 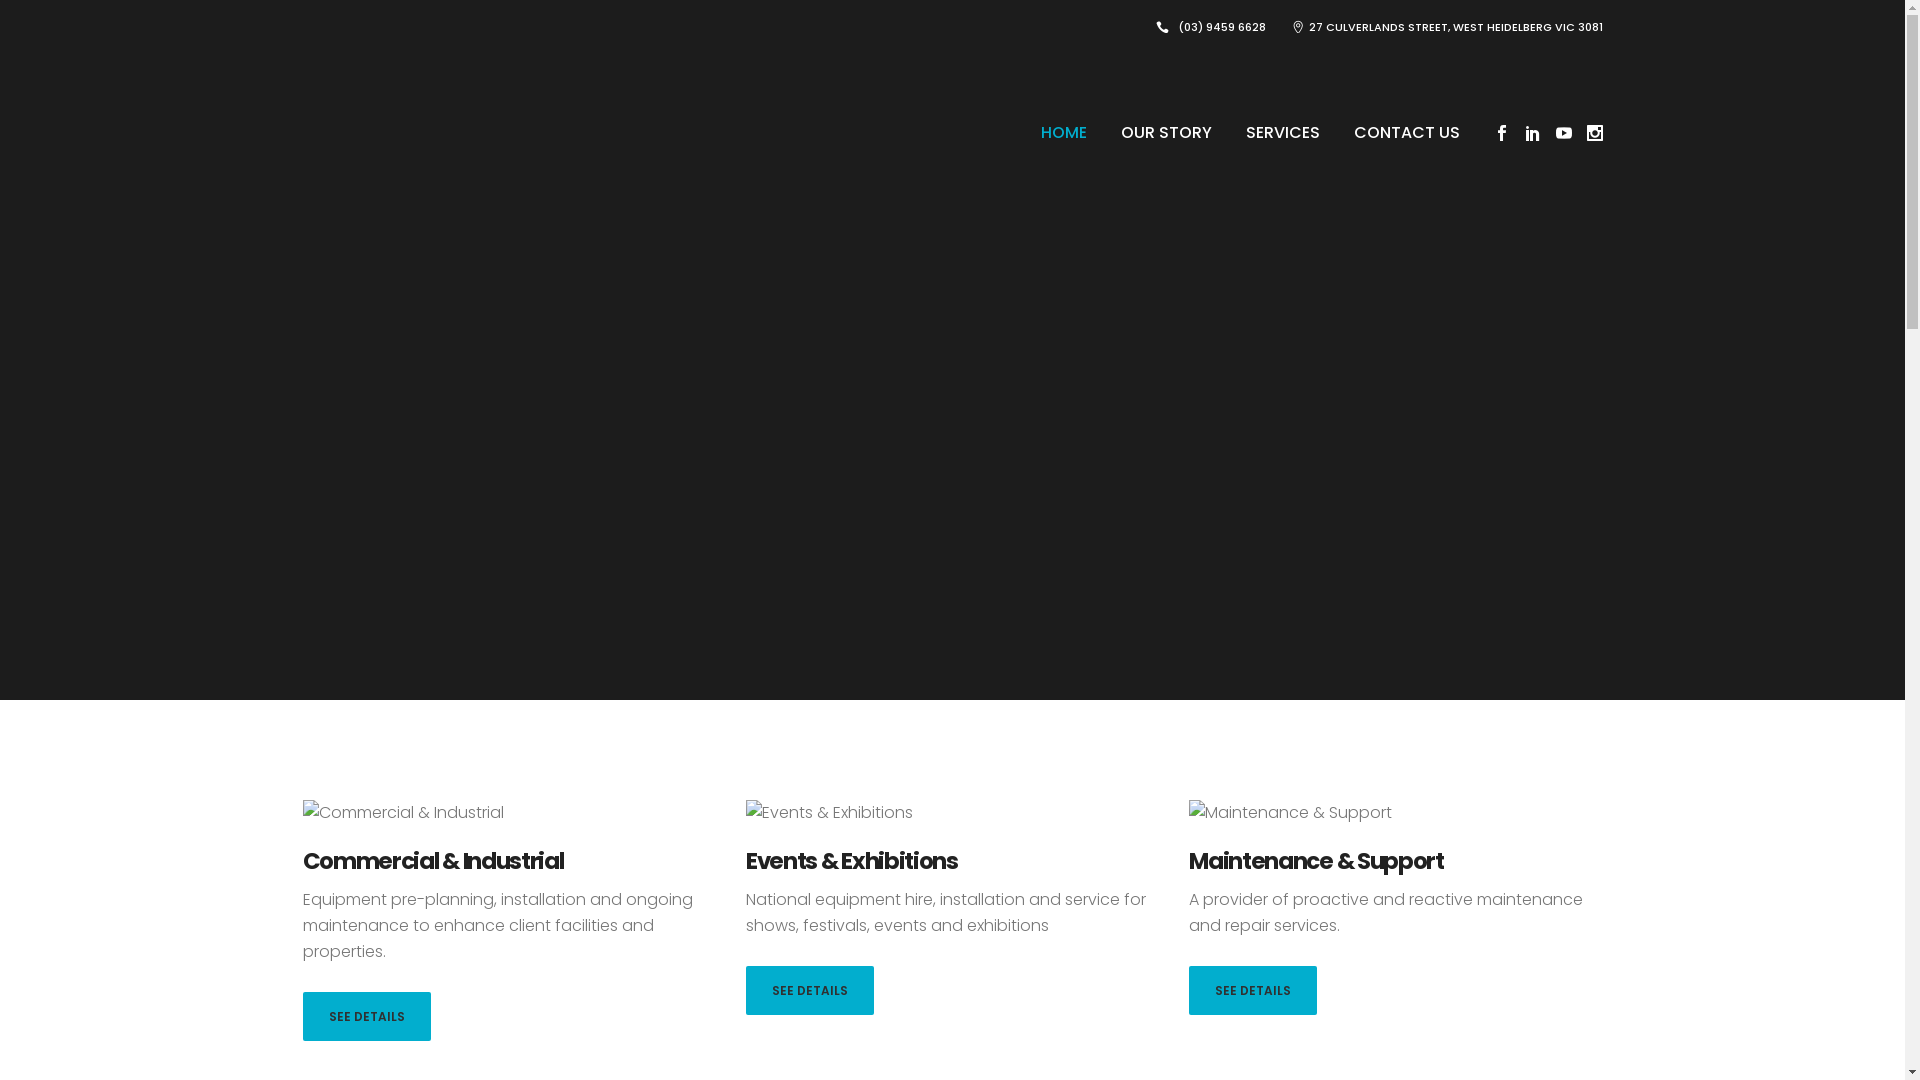 What do you see at coordinates (1166, 132) in the screenshot?
I see `'OUR STORY'` at bounding box center [1166, 132].